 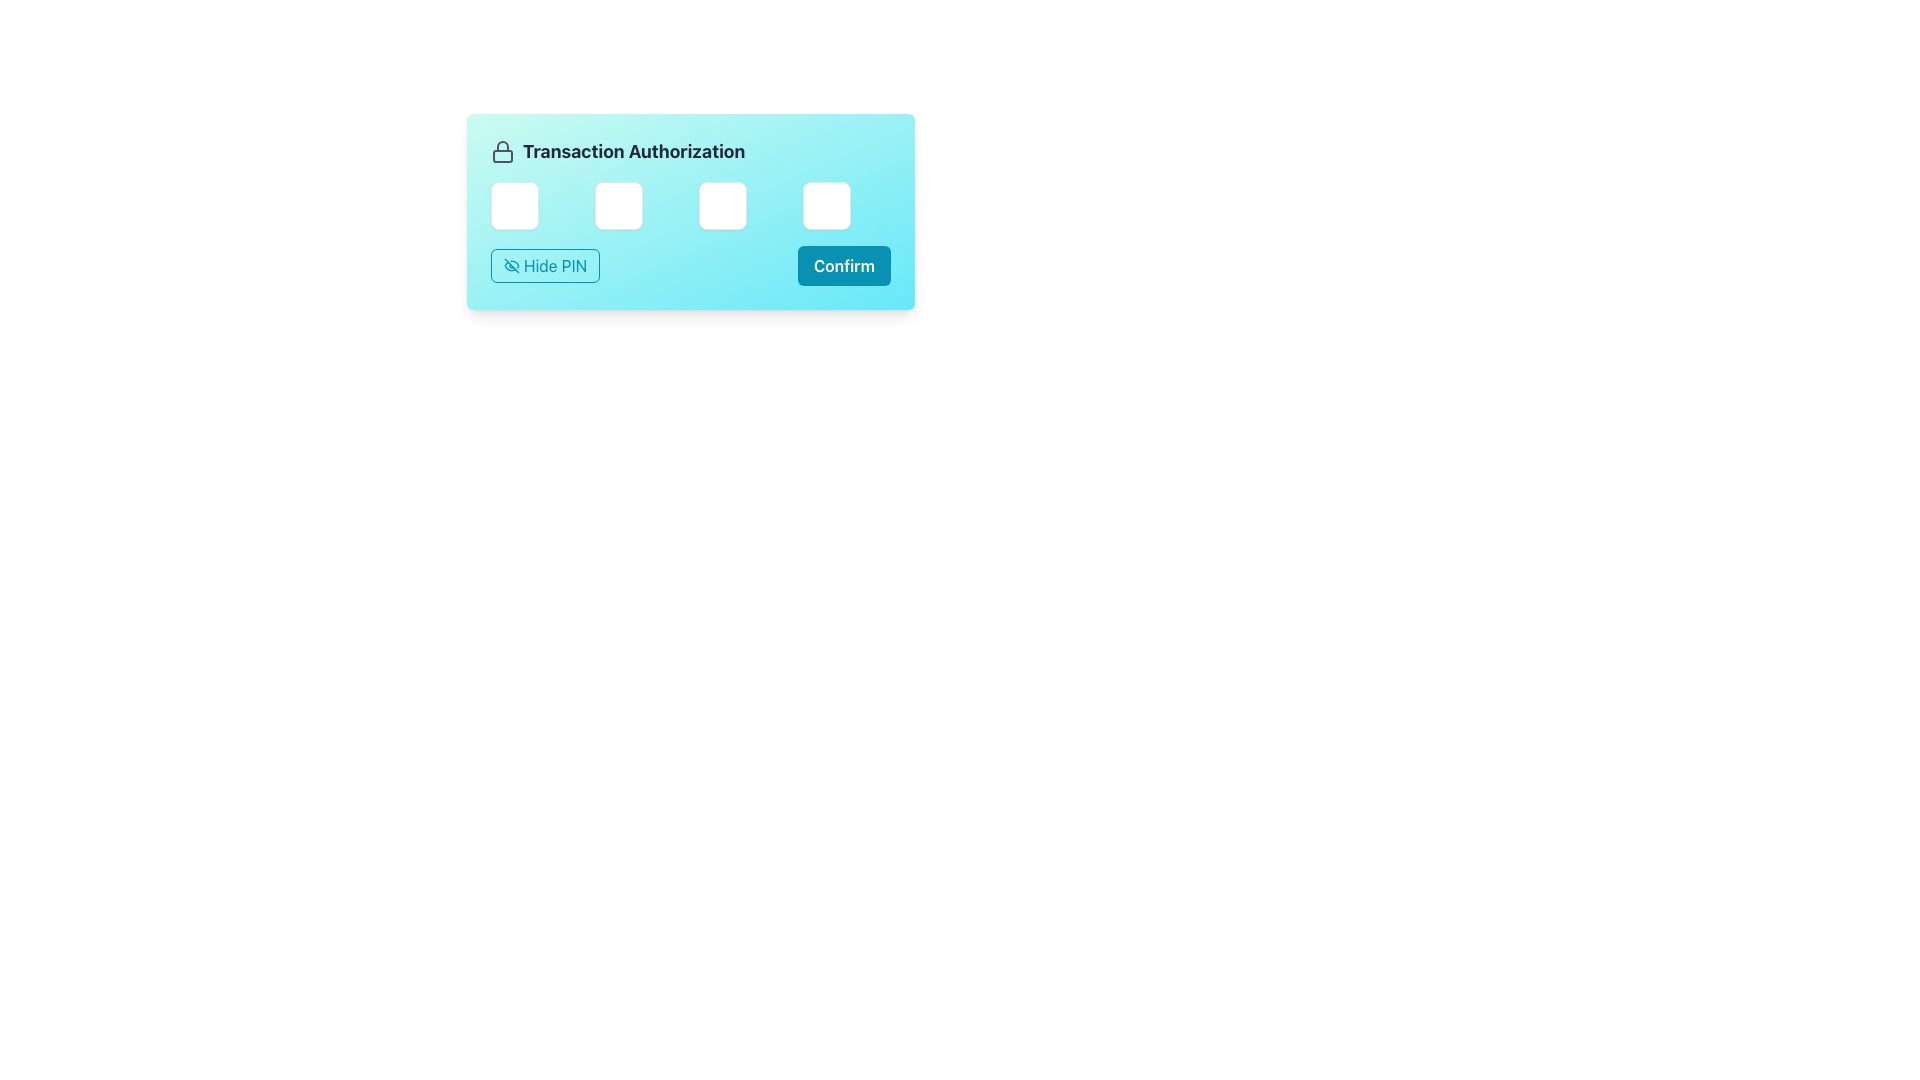 I want to click on the 'Hide PIN' button, which is a textual button styled in cyan and associated with an eye icon, so click(x=555, y=265).